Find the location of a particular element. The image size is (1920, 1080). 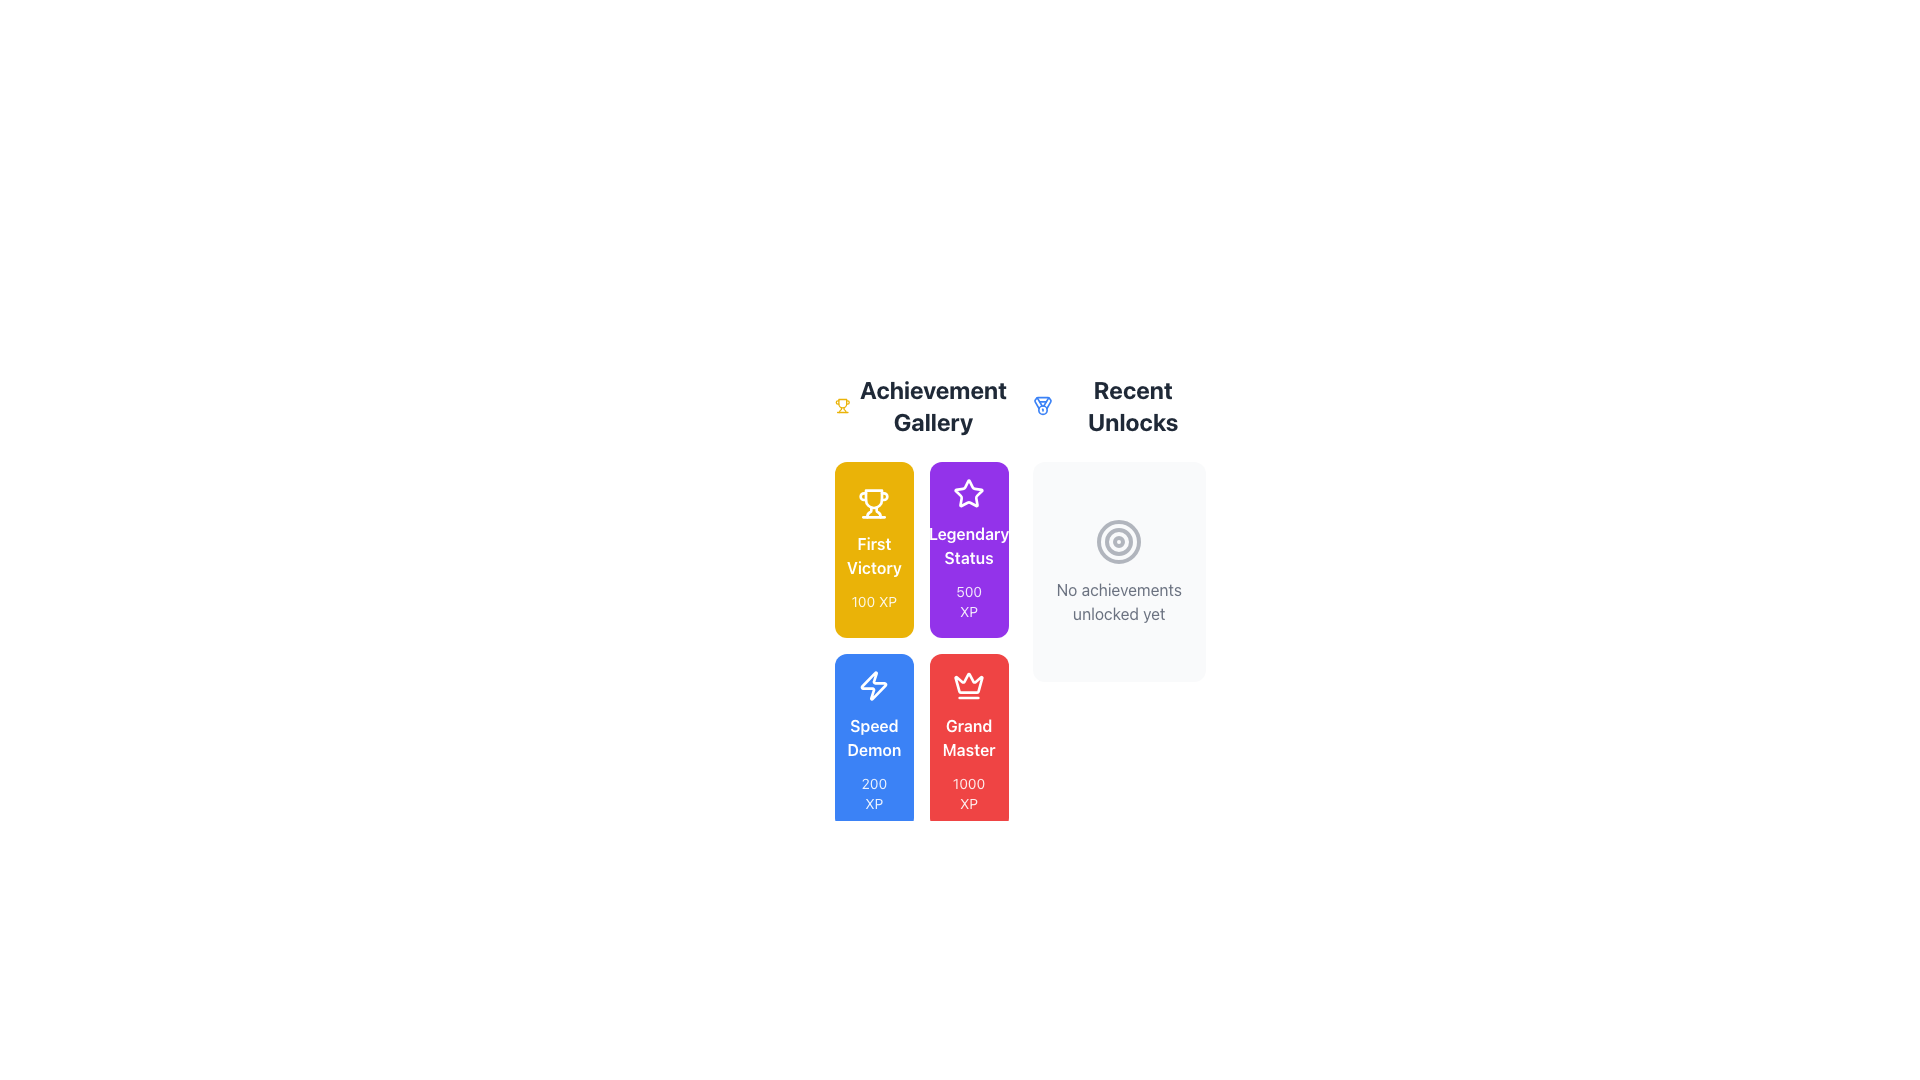

the central part of the trophy icon representing achievements in the 'Achievement Gallery' section is located at coordinates (874, 498).